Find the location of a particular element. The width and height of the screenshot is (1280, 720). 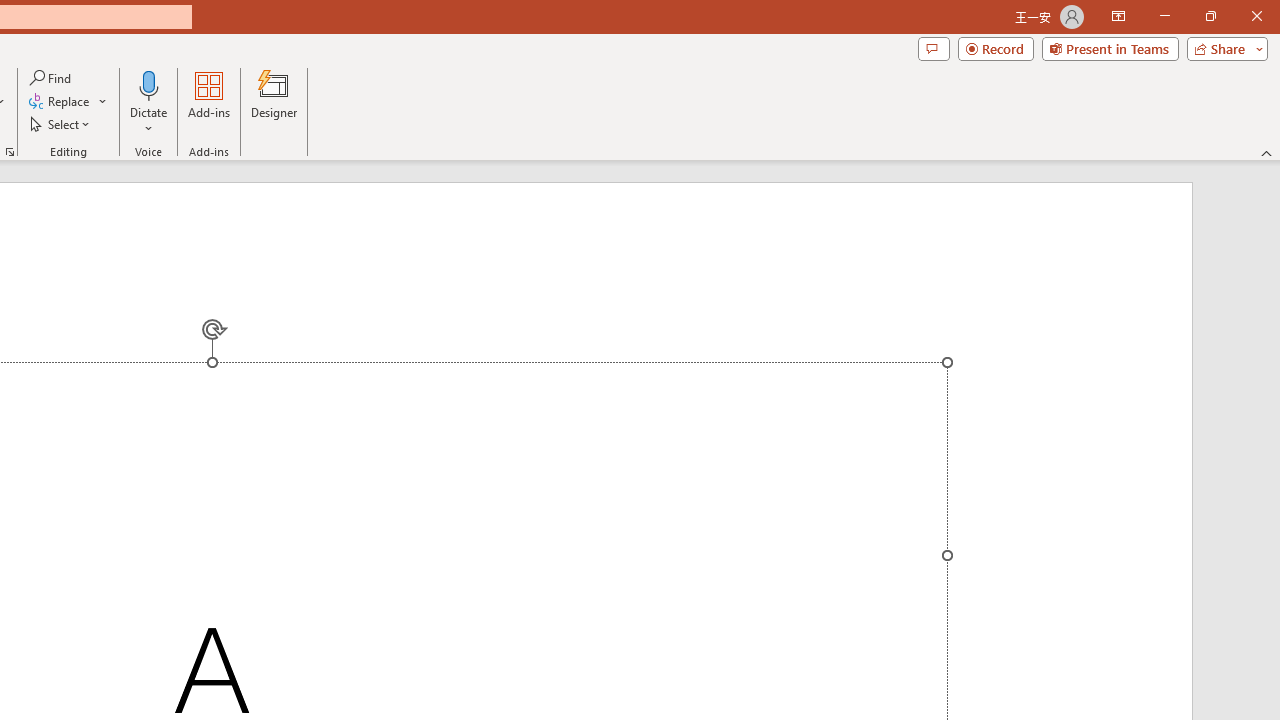

'More Options' is located at coordinates (148, 121).